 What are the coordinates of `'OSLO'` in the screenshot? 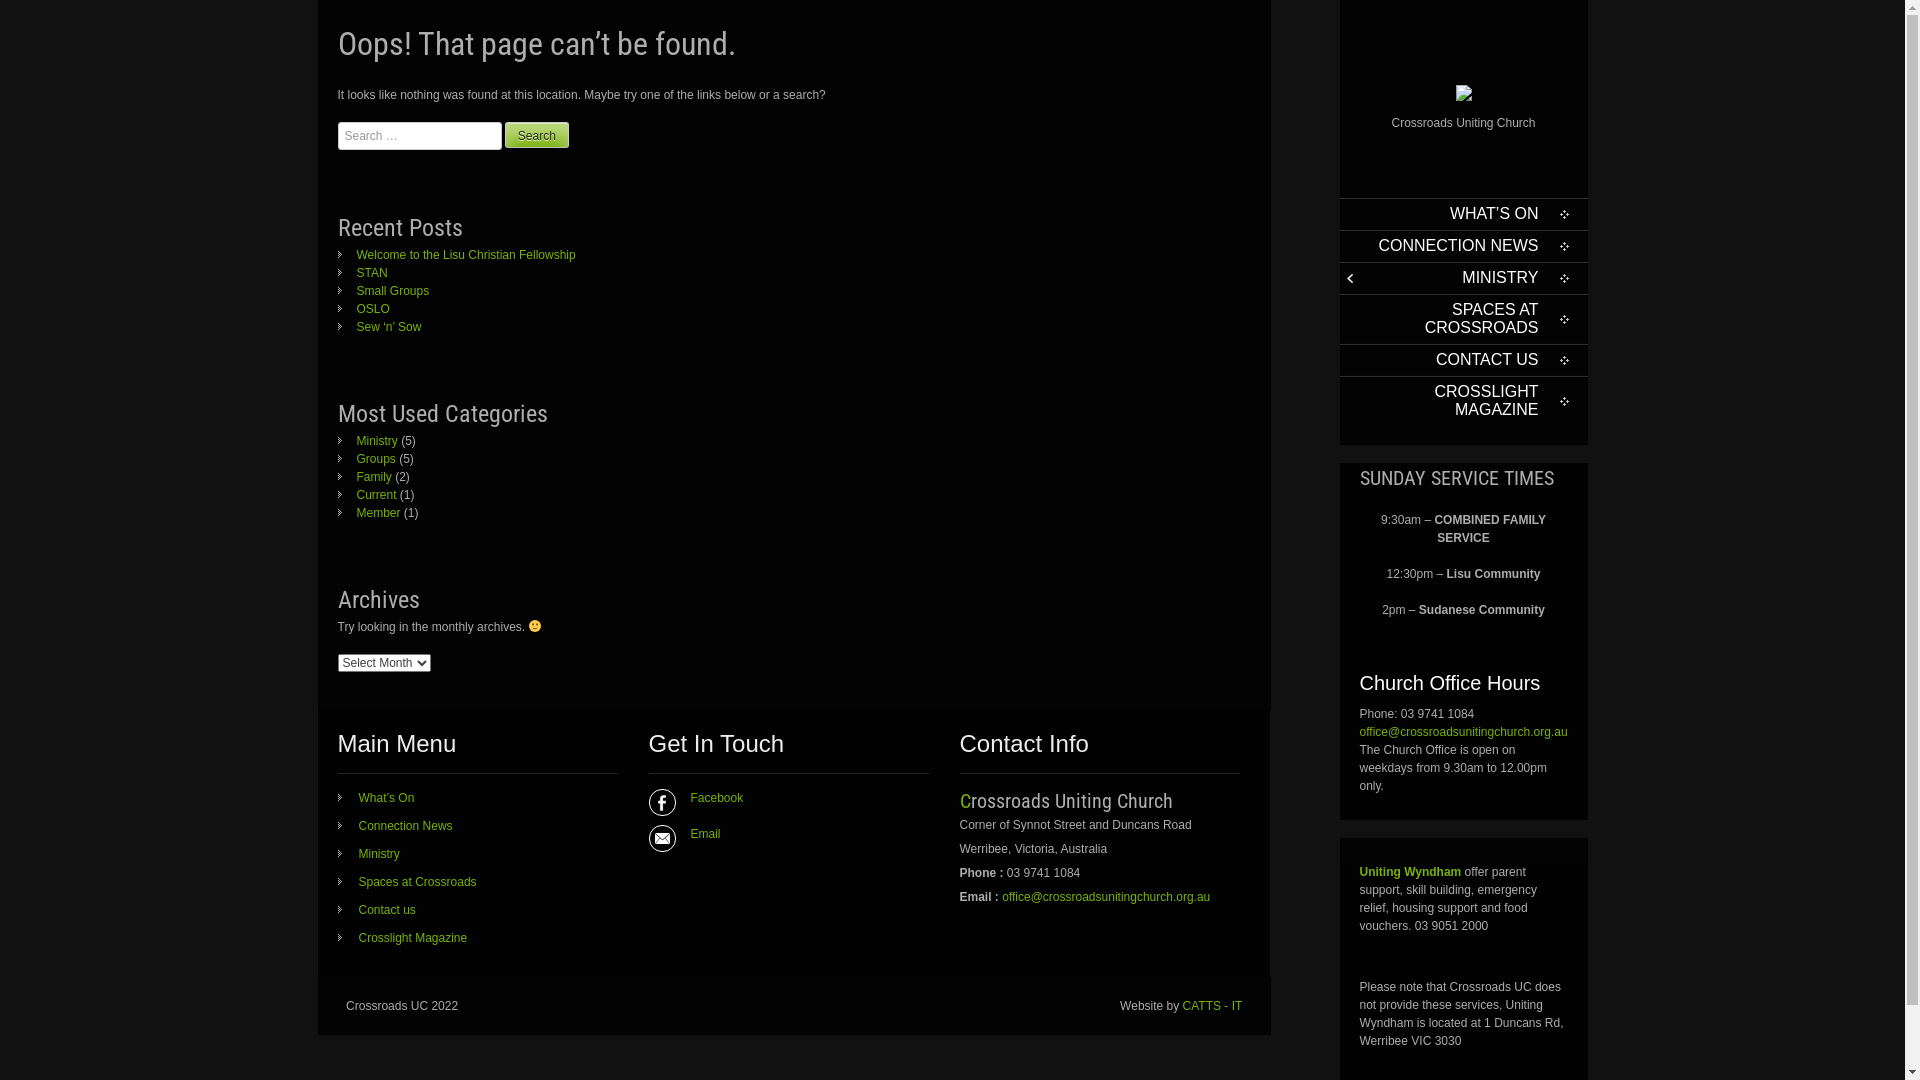 It's located at (364, 308).